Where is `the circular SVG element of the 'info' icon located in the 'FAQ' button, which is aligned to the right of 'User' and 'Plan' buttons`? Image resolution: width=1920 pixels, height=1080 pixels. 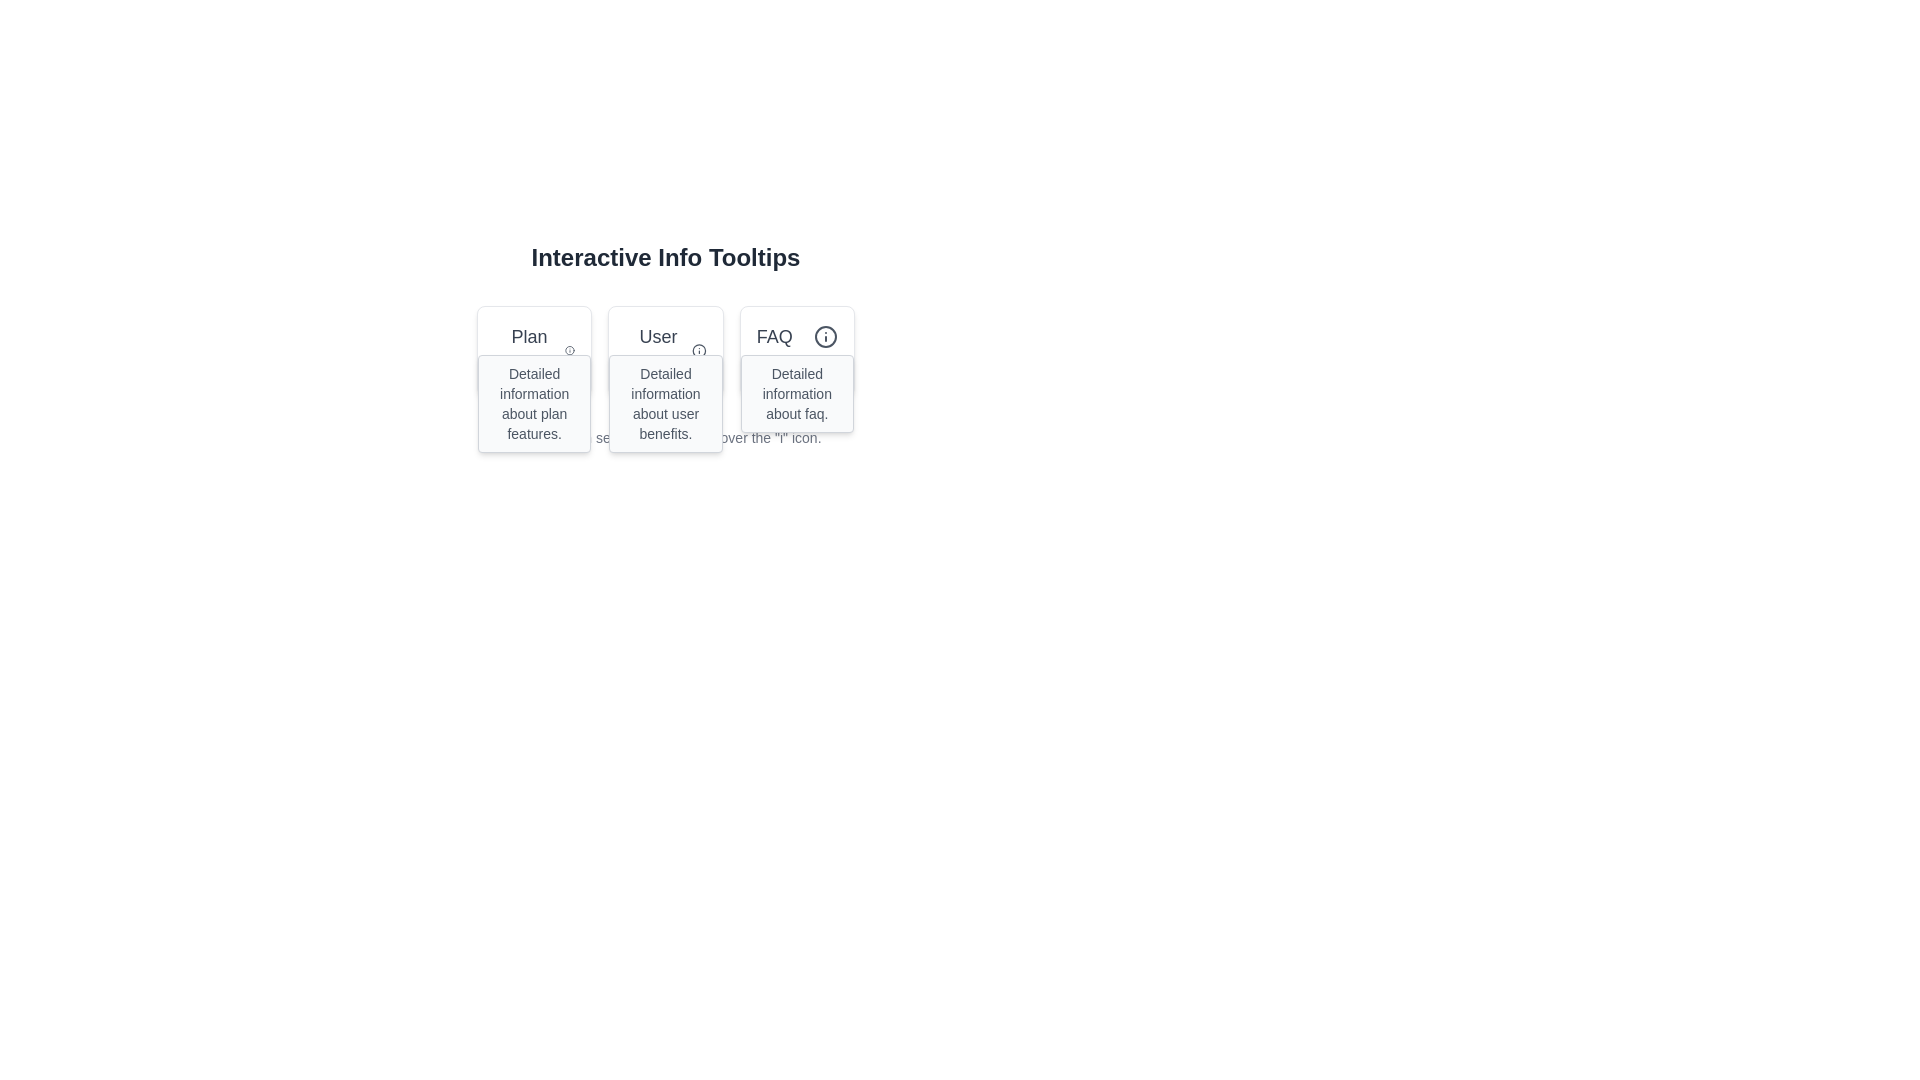 the circular SVG element of the 'info' icon located in the 'FAQ' button, which is aligned to the right of 'User' and 'Plan' buttons is located at coordinates (825, 335).